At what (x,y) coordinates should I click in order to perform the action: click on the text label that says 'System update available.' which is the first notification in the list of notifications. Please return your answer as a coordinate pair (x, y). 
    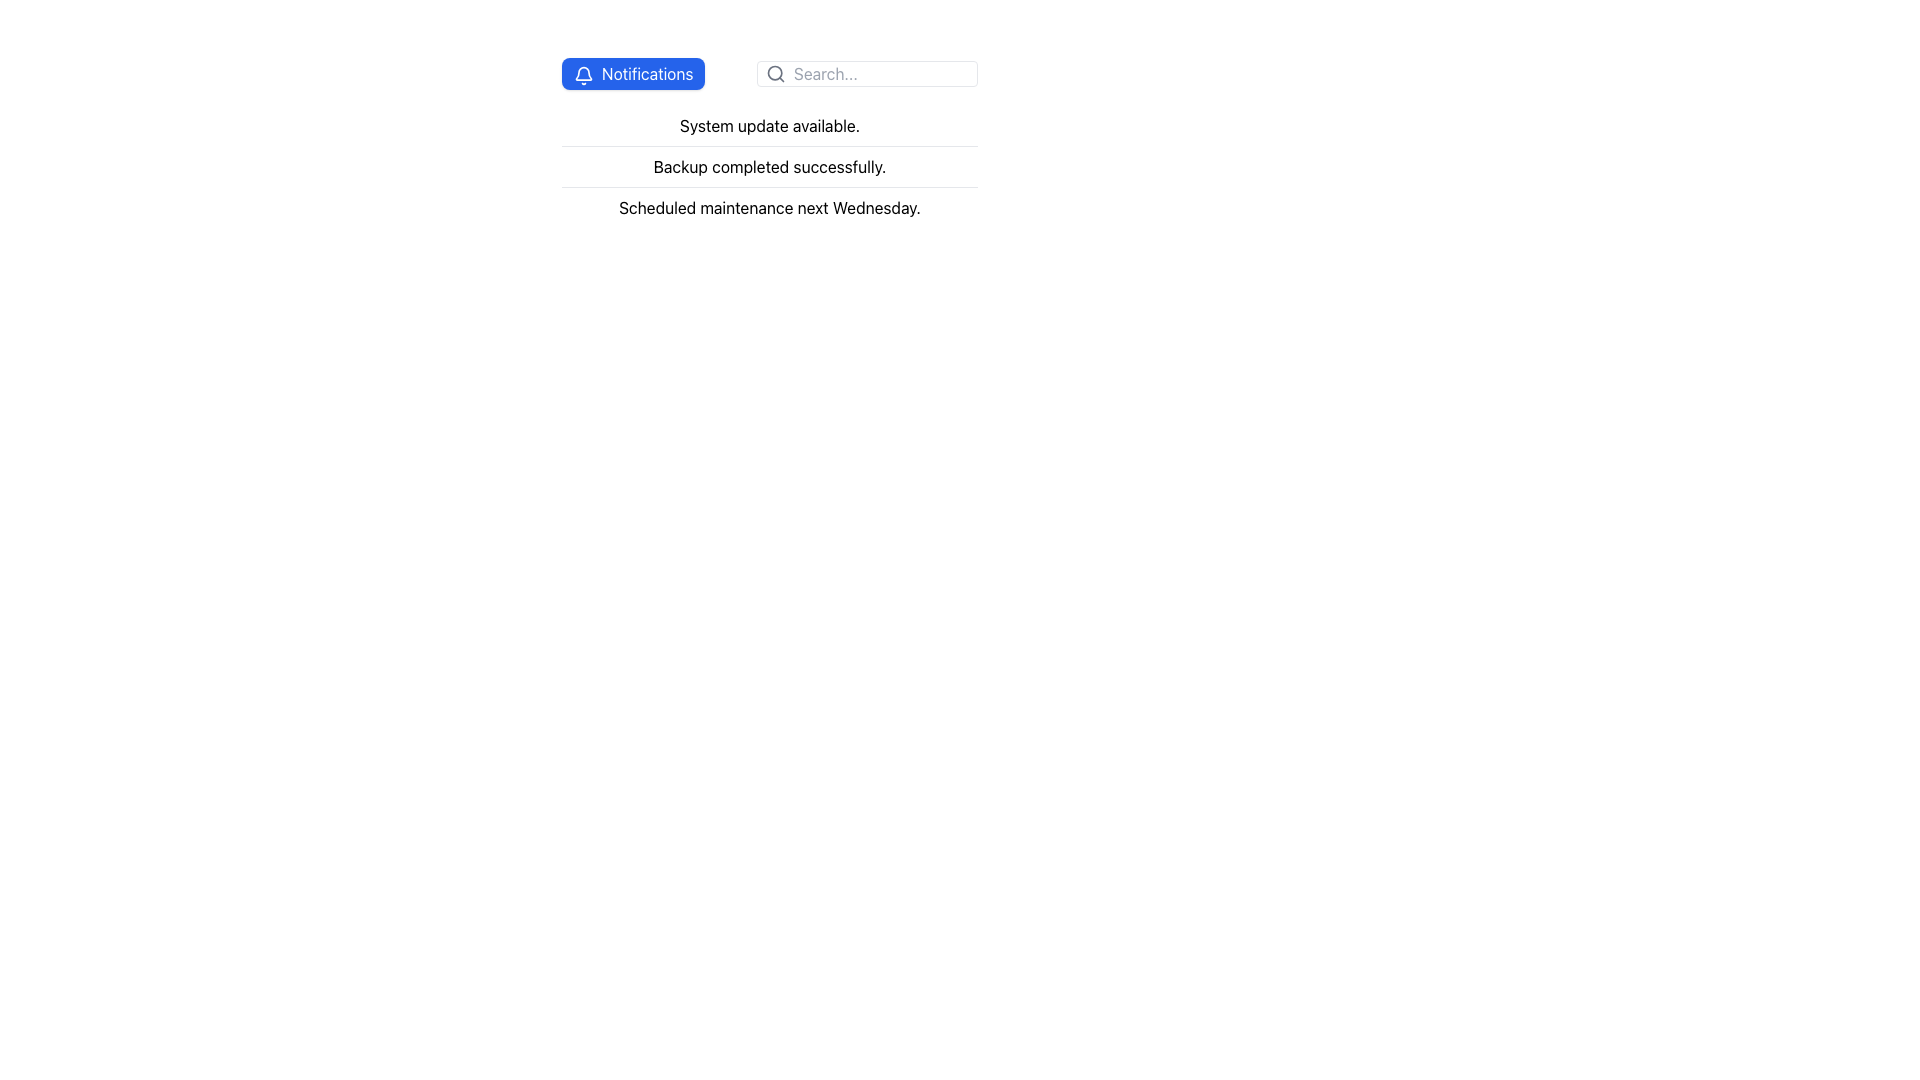
    Looking at the image, I should click on (768, 126).